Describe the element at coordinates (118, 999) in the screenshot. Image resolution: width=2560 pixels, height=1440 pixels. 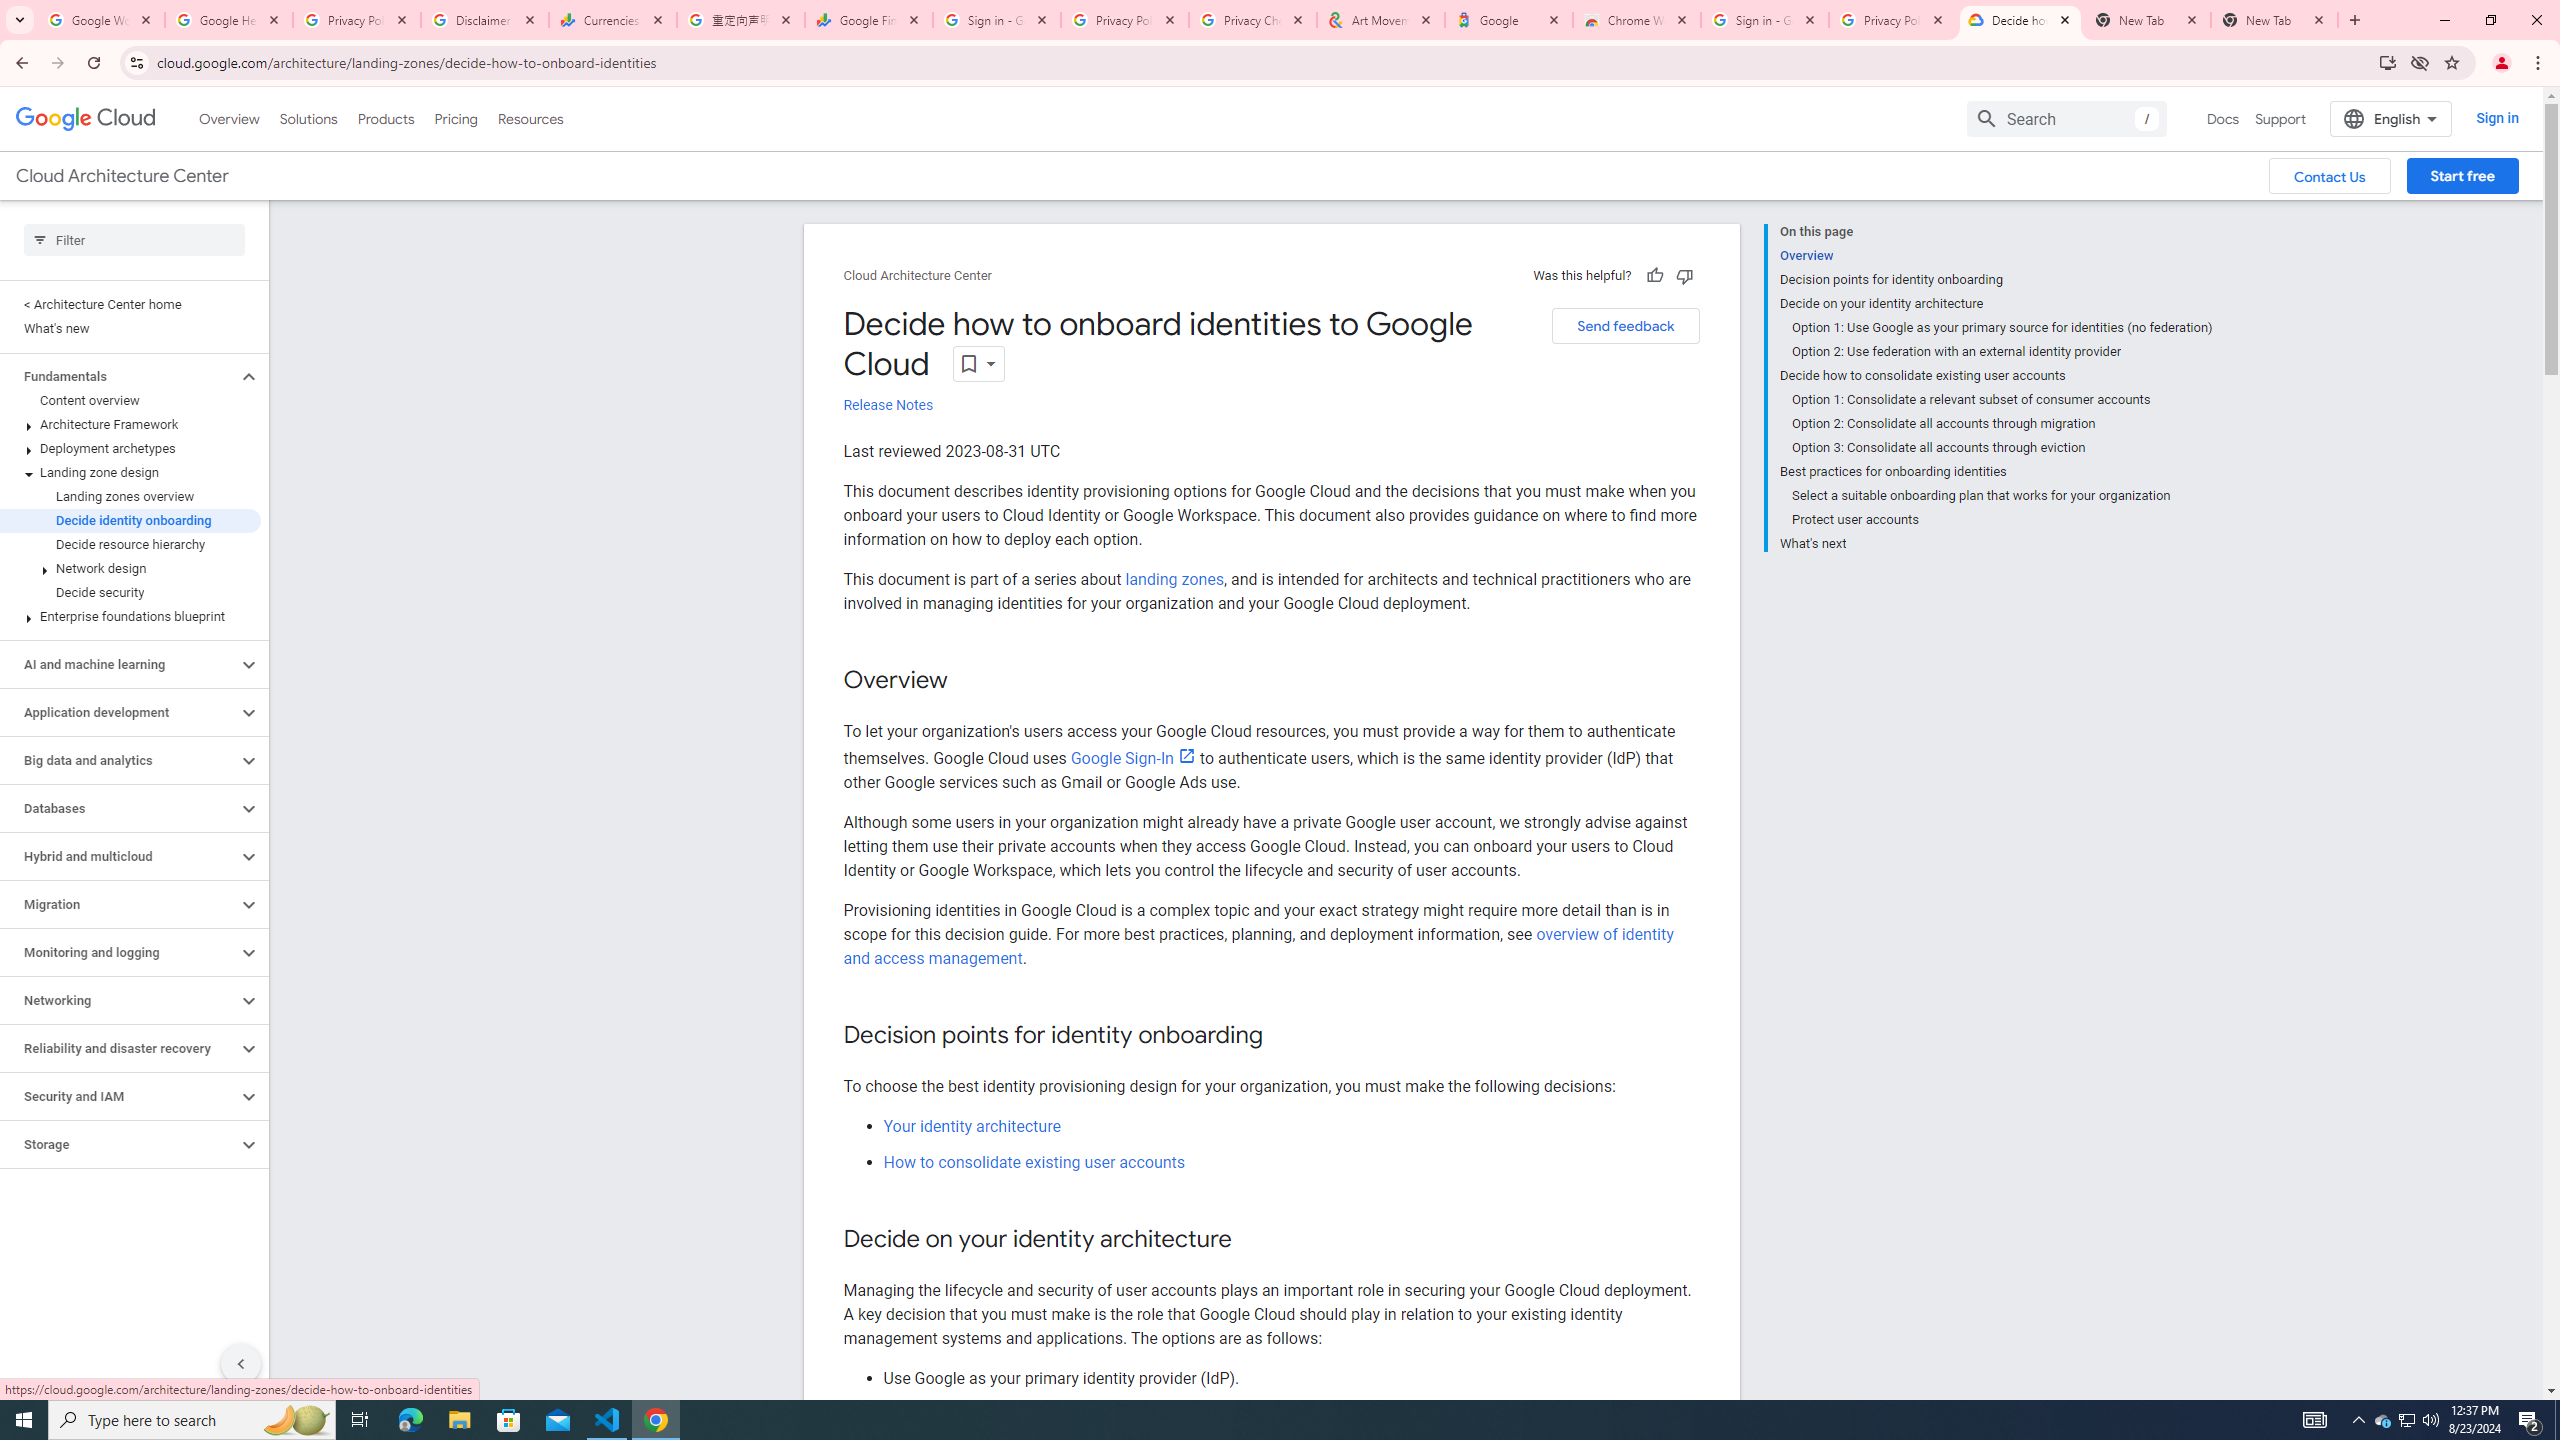
I see `'Networking'` at that location.